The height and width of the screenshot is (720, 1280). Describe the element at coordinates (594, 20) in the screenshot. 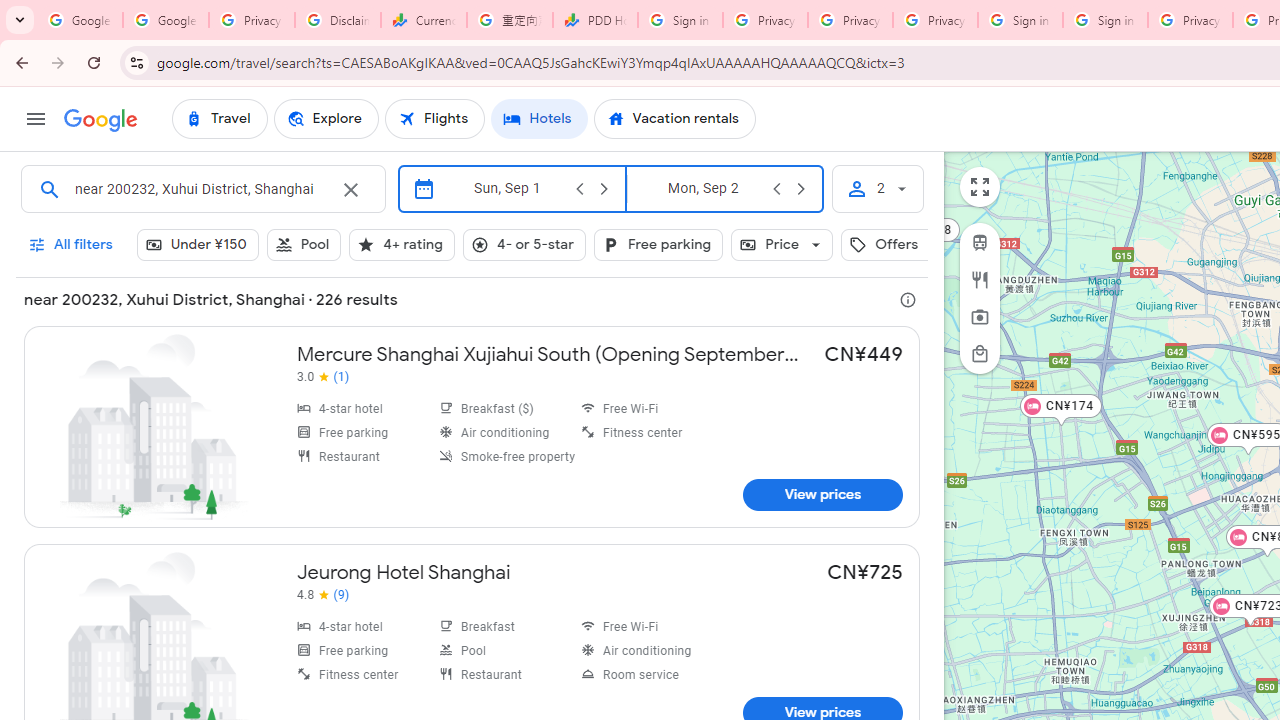

I see `'PDD Holdings Inc - ADR (PDD) Price & News - Google Finance'` at that location.